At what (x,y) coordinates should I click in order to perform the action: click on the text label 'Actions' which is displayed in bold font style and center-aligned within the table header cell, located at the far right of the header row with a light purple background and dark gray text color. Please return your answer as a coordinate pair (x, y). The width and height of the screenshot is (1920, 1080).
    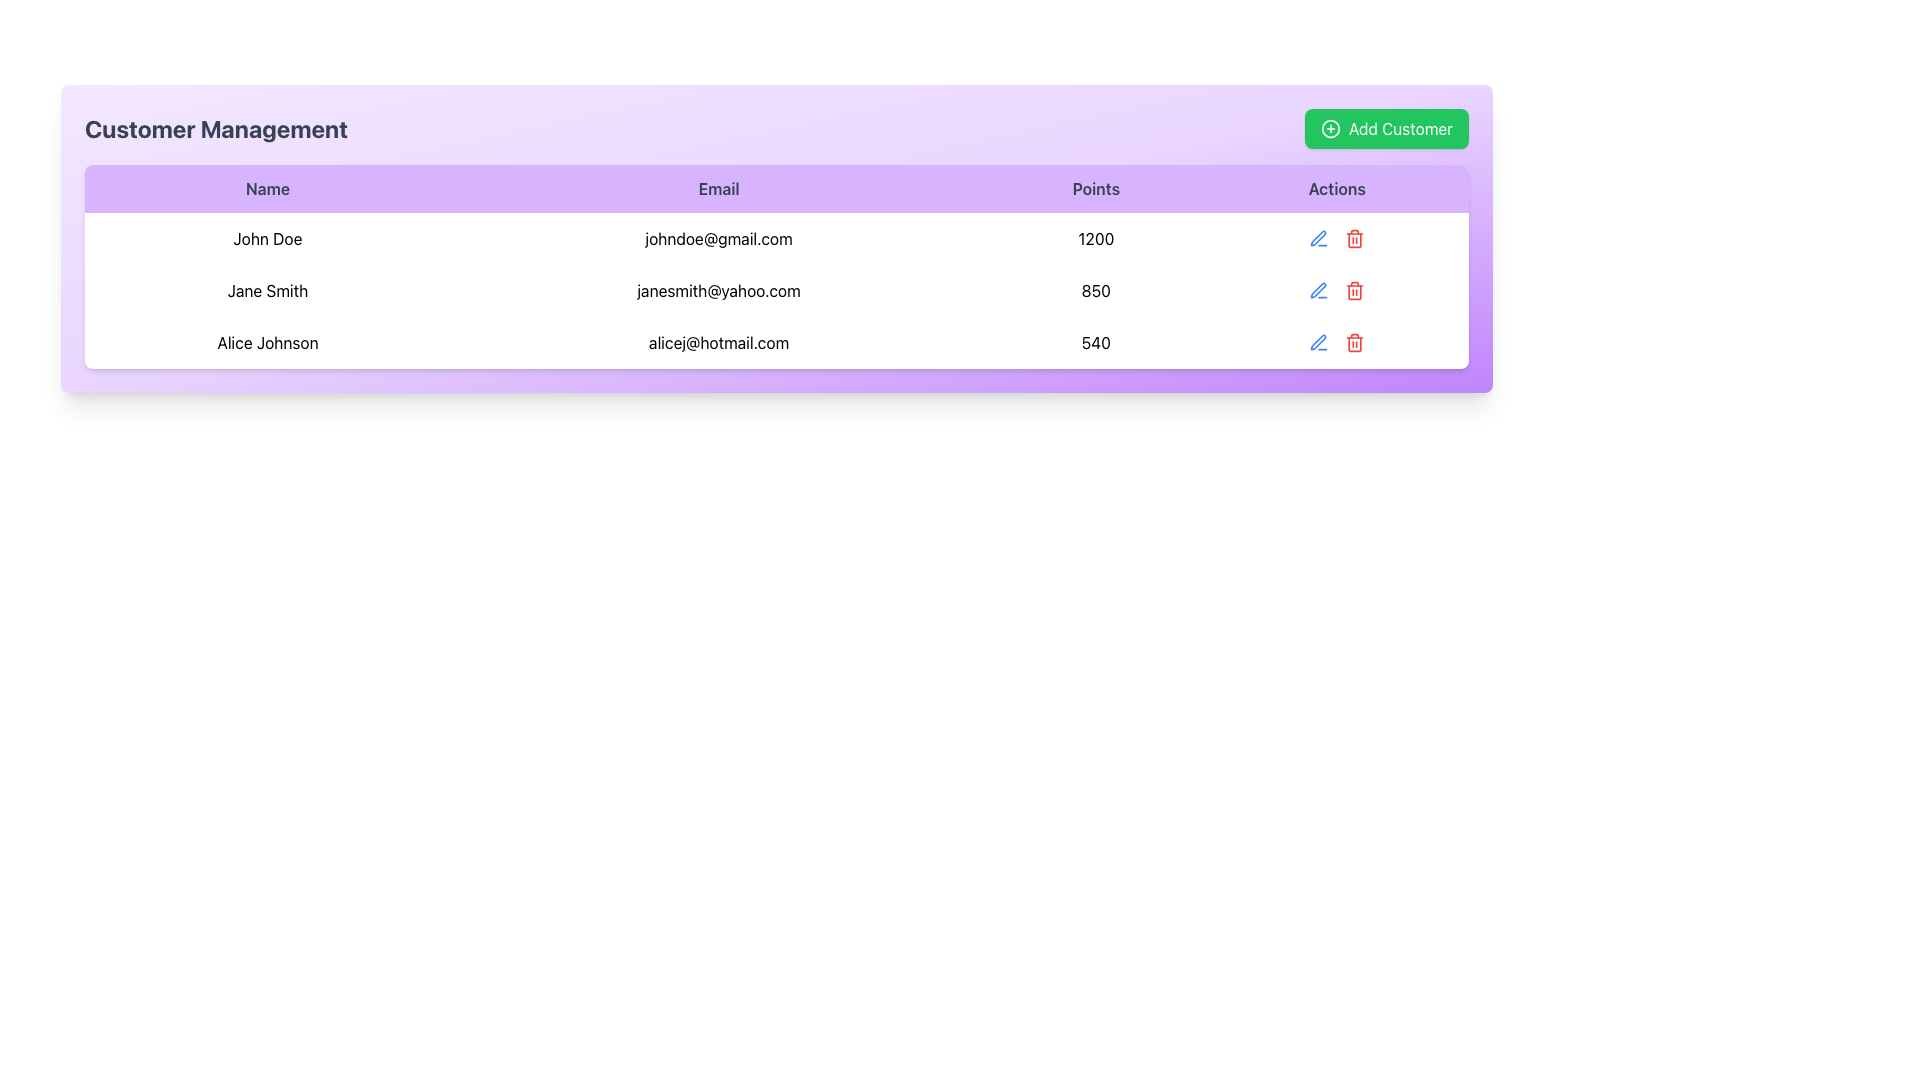
    Looking at the image, I should click on (1337, 189).